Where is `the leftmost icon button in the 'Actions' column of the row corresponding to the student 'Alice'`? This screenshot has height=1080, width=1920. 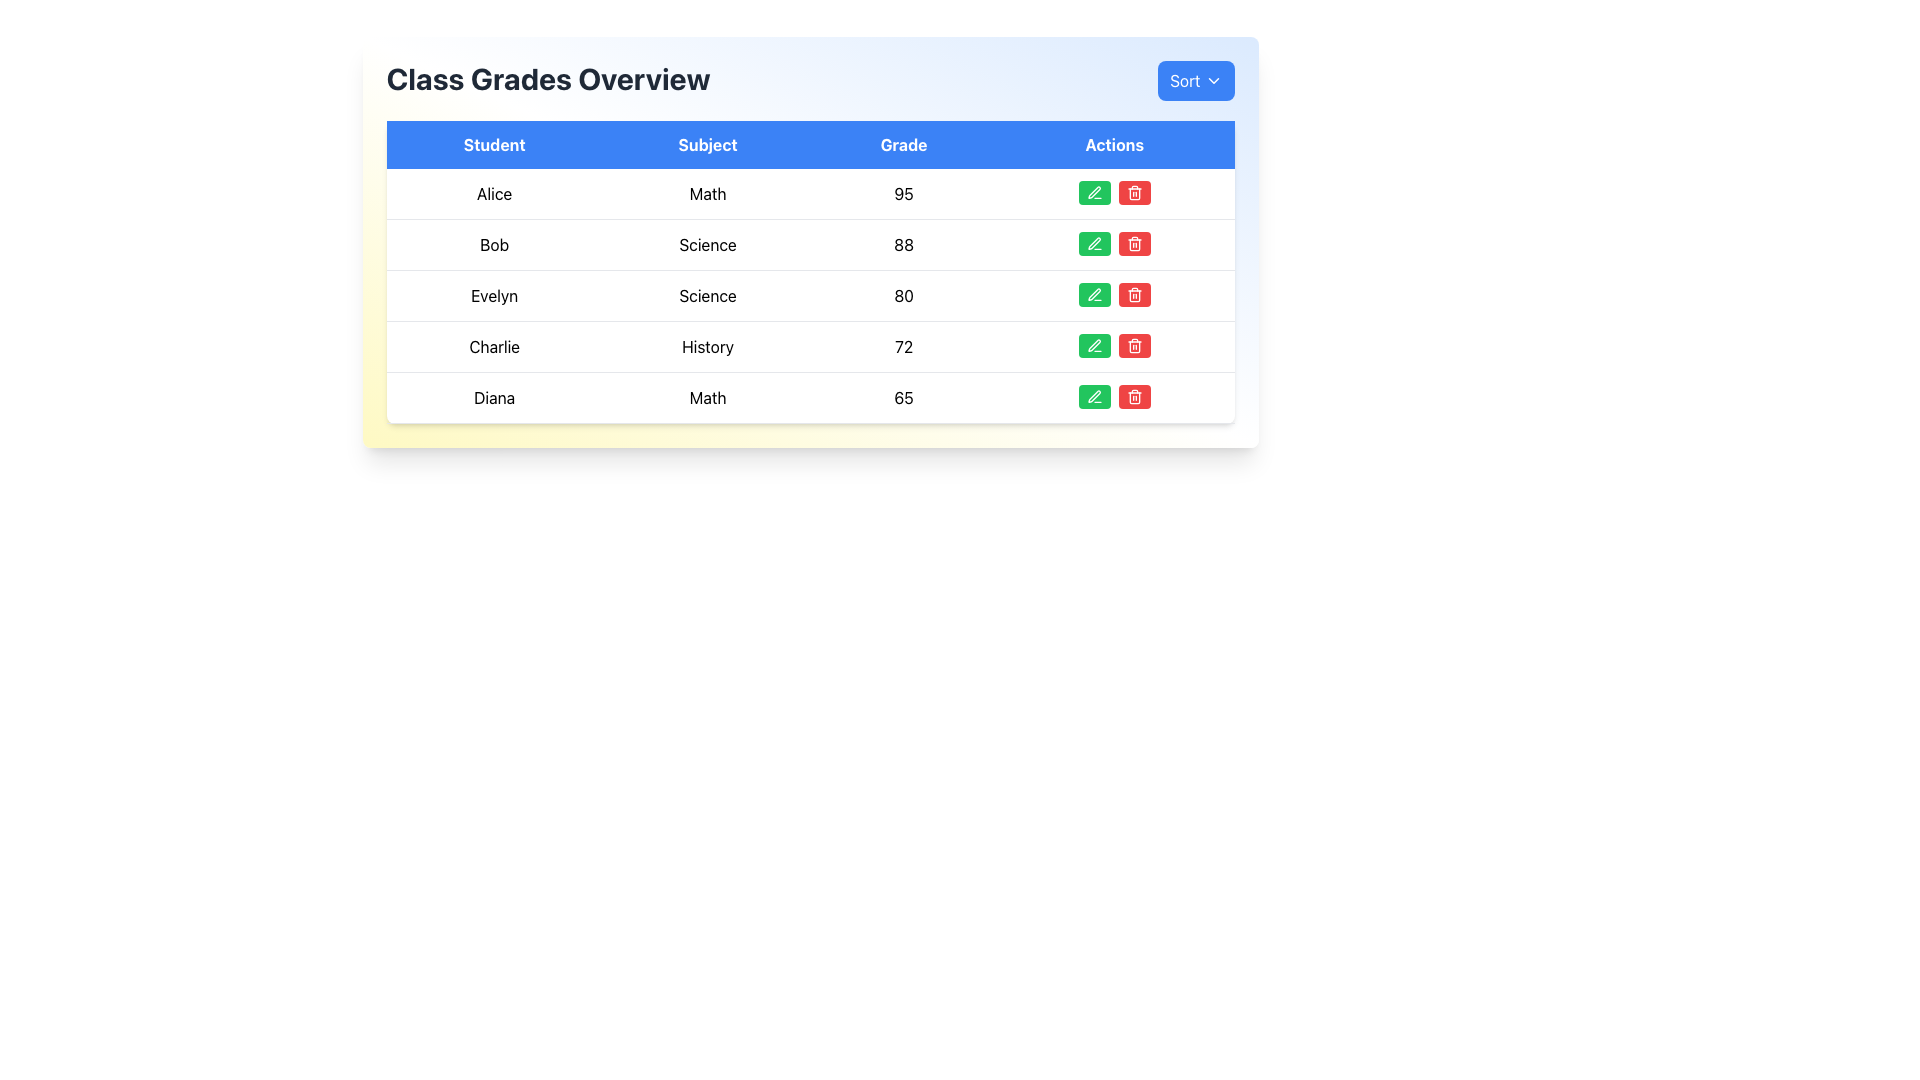
the leftmost icon button in the 'Actions' column of the row corresponding to the student 'Alice' is located at coordinates (1093, 192).